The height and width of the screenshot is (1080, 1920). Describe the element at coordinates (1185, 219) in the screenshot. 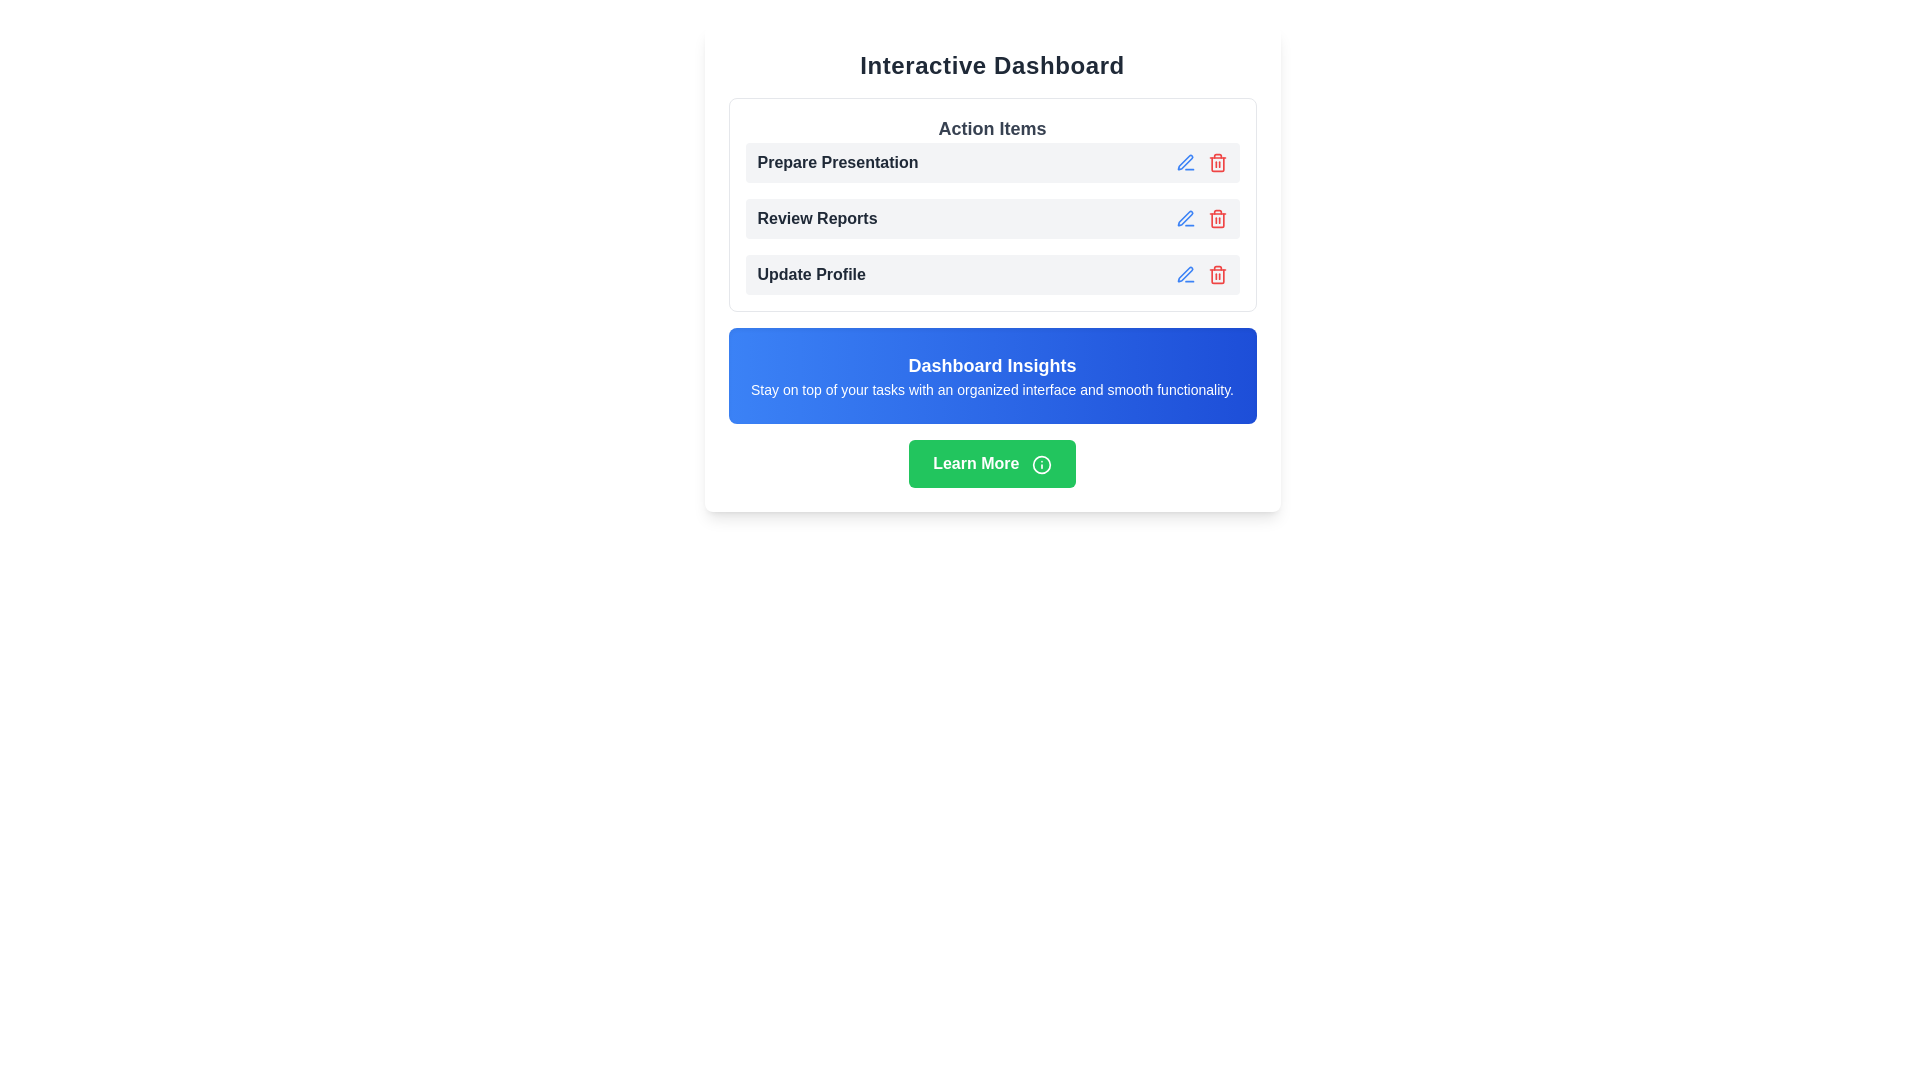

I see `the editing icon for the 'Review Reports' action to observe the hover color change` at that location.